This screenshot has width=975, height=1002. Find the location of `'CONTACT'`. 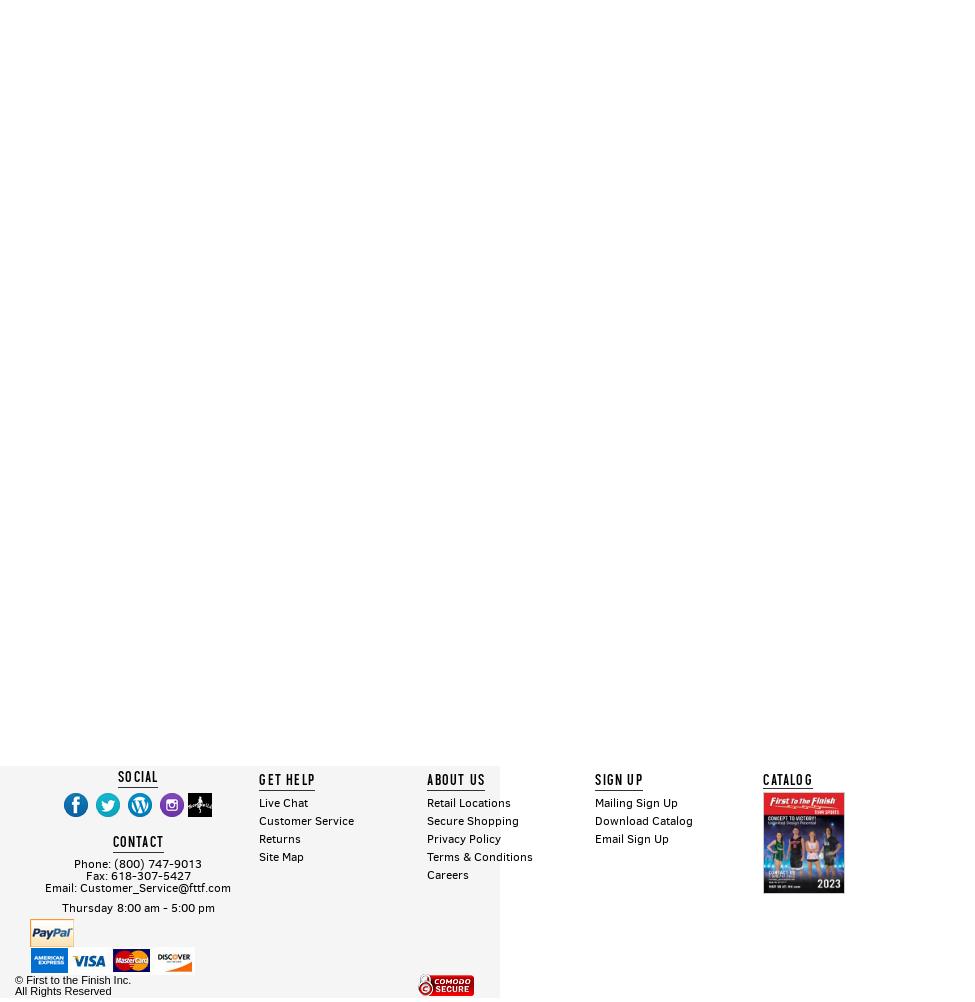

'CONTACT' is located at coordinates (111, 842).